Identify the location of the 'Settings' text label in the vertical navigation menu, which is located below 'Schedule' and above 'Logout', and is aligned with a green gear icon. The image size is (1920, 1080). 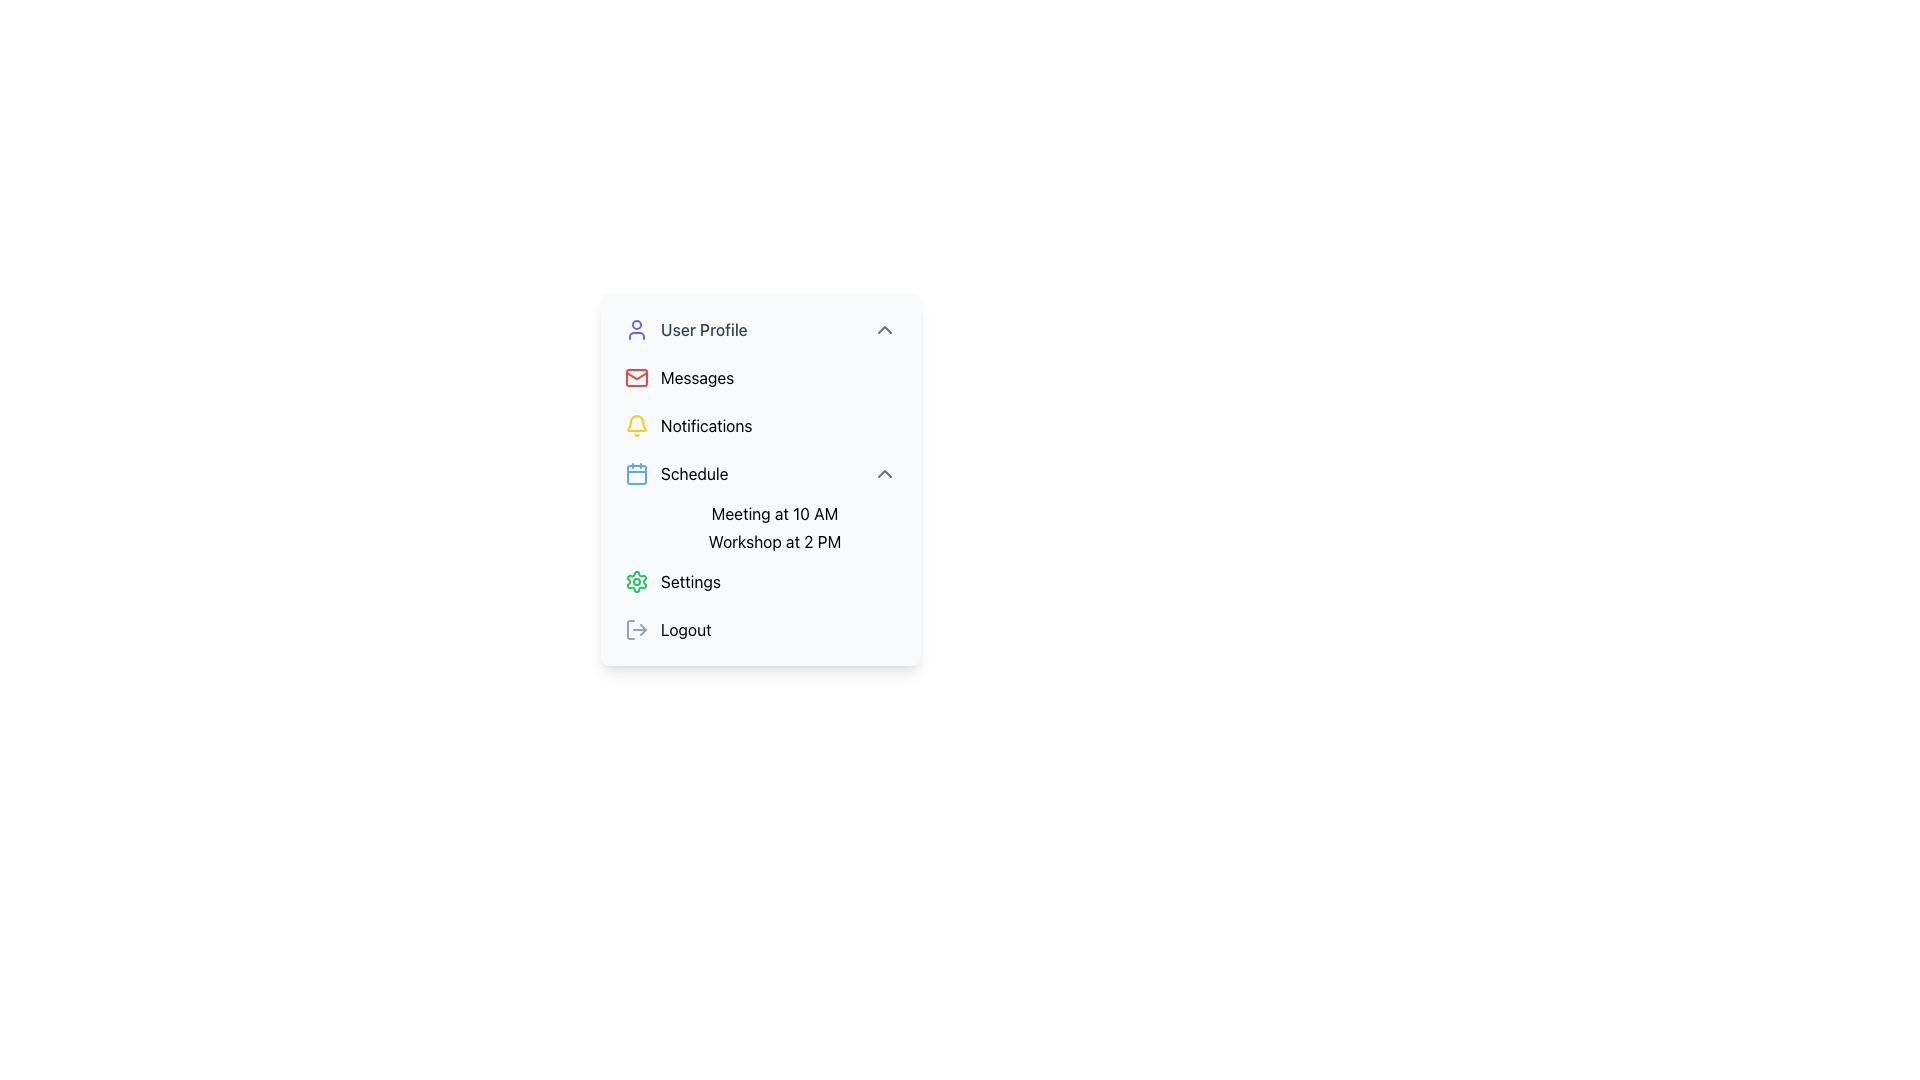
(691, 582).